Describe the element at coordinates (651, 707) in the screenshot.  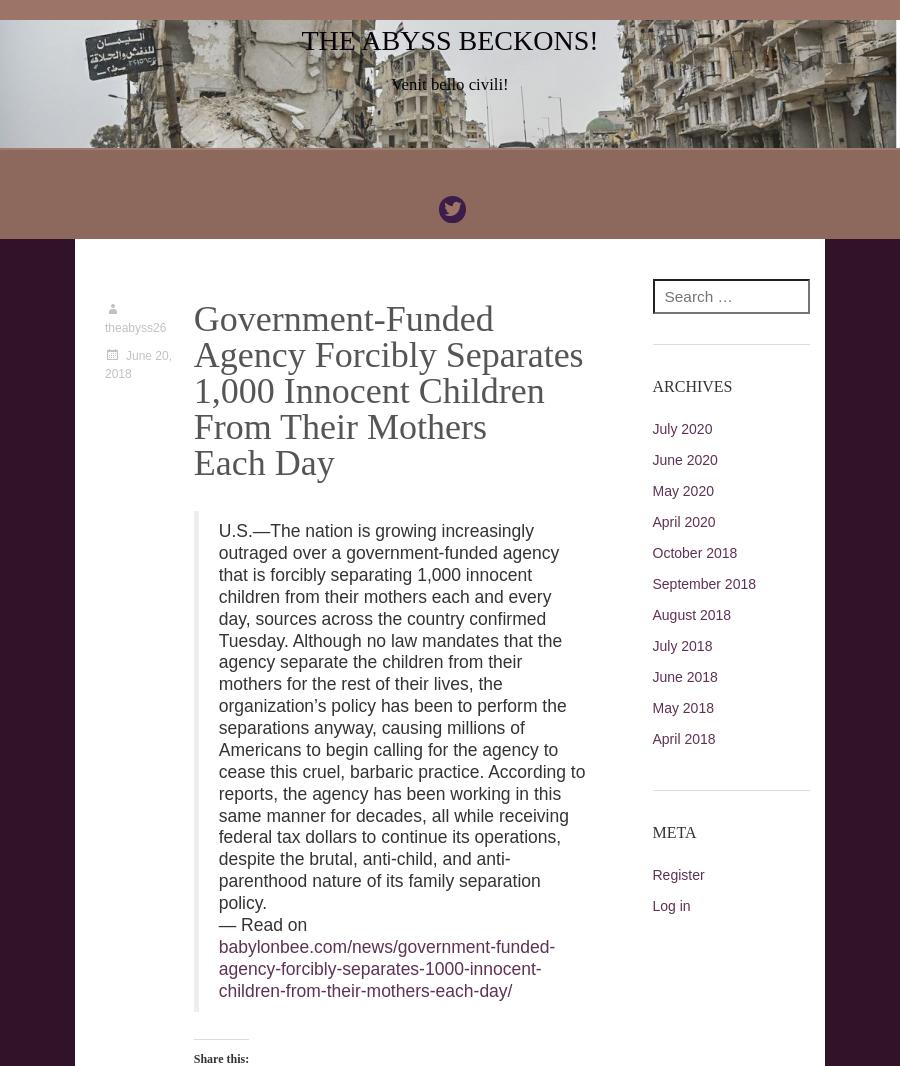
I see `'May 2018'` at that location.